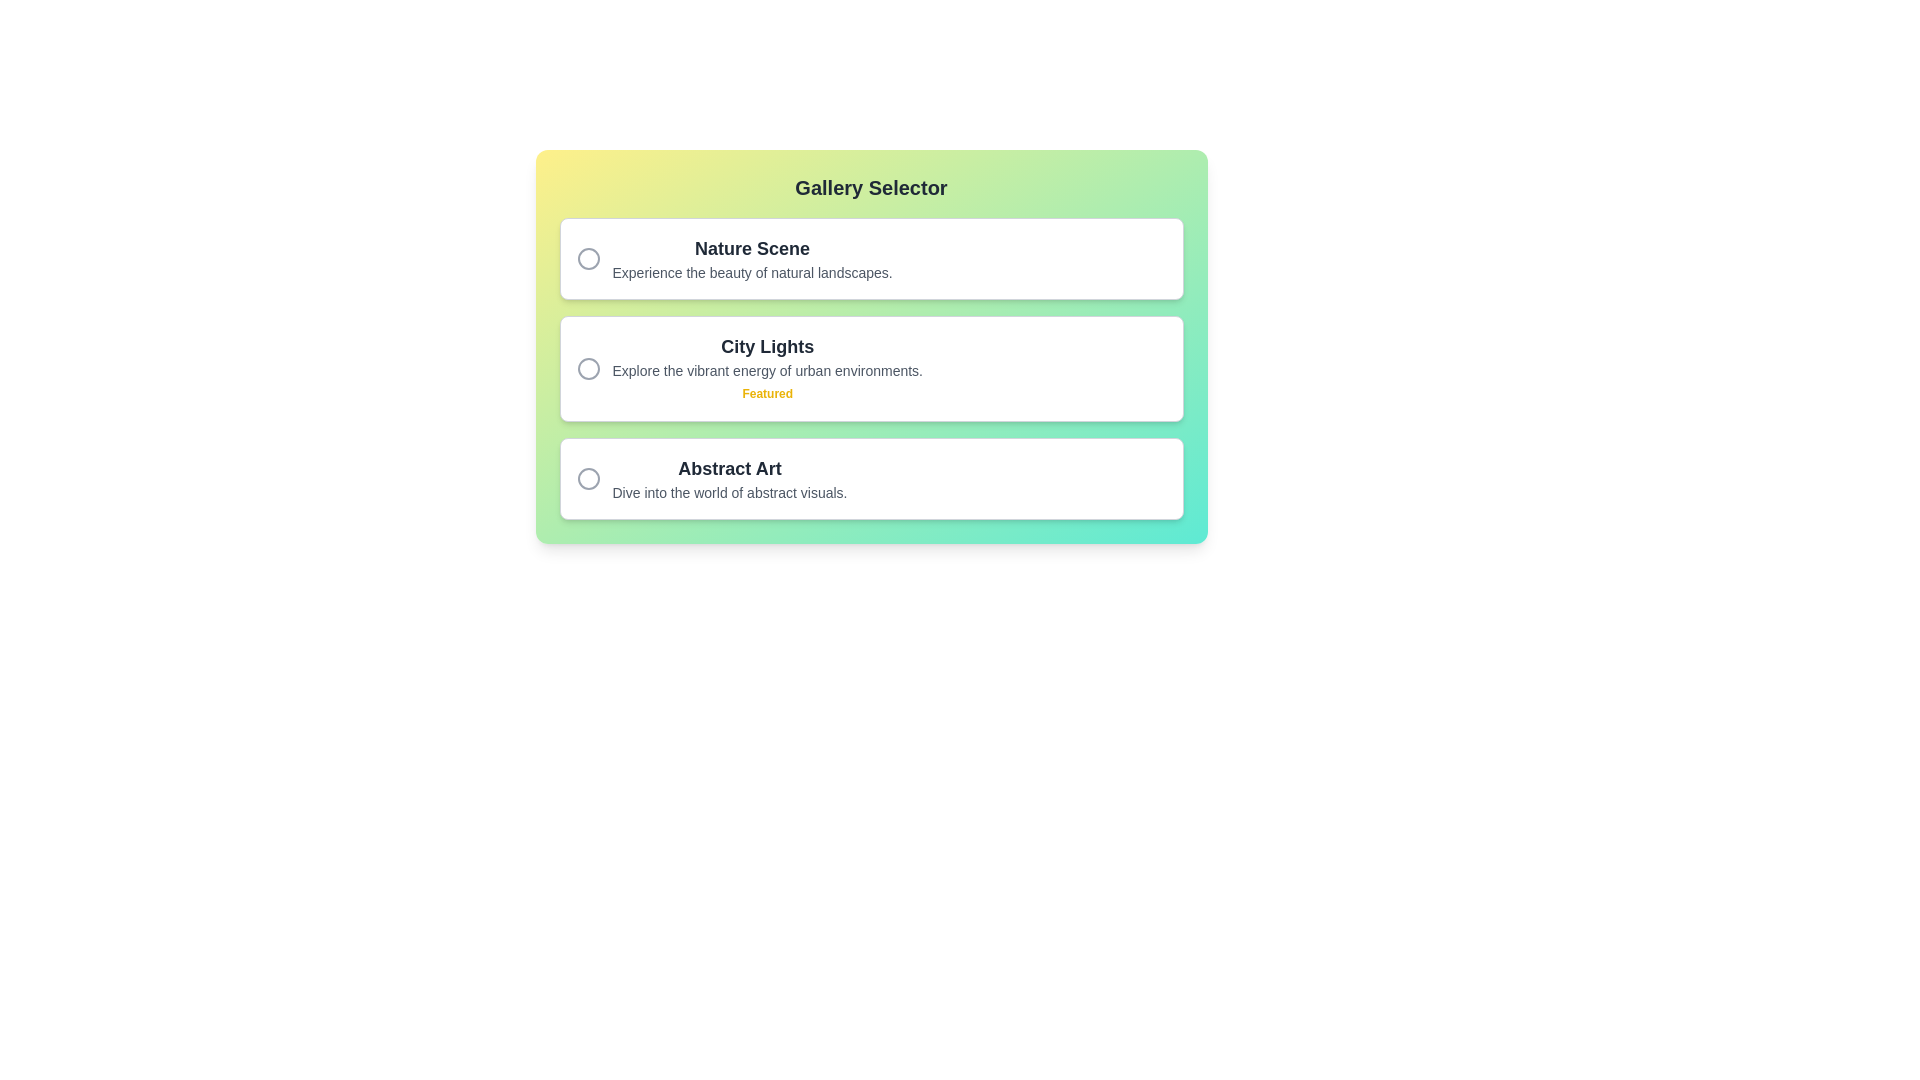 Image resolution: width=1920 pixels, height=1080 pixels. I want to click on the selectable radio button for the 'City Lights' option in the 'Gallery Selector', so click(587, 369).